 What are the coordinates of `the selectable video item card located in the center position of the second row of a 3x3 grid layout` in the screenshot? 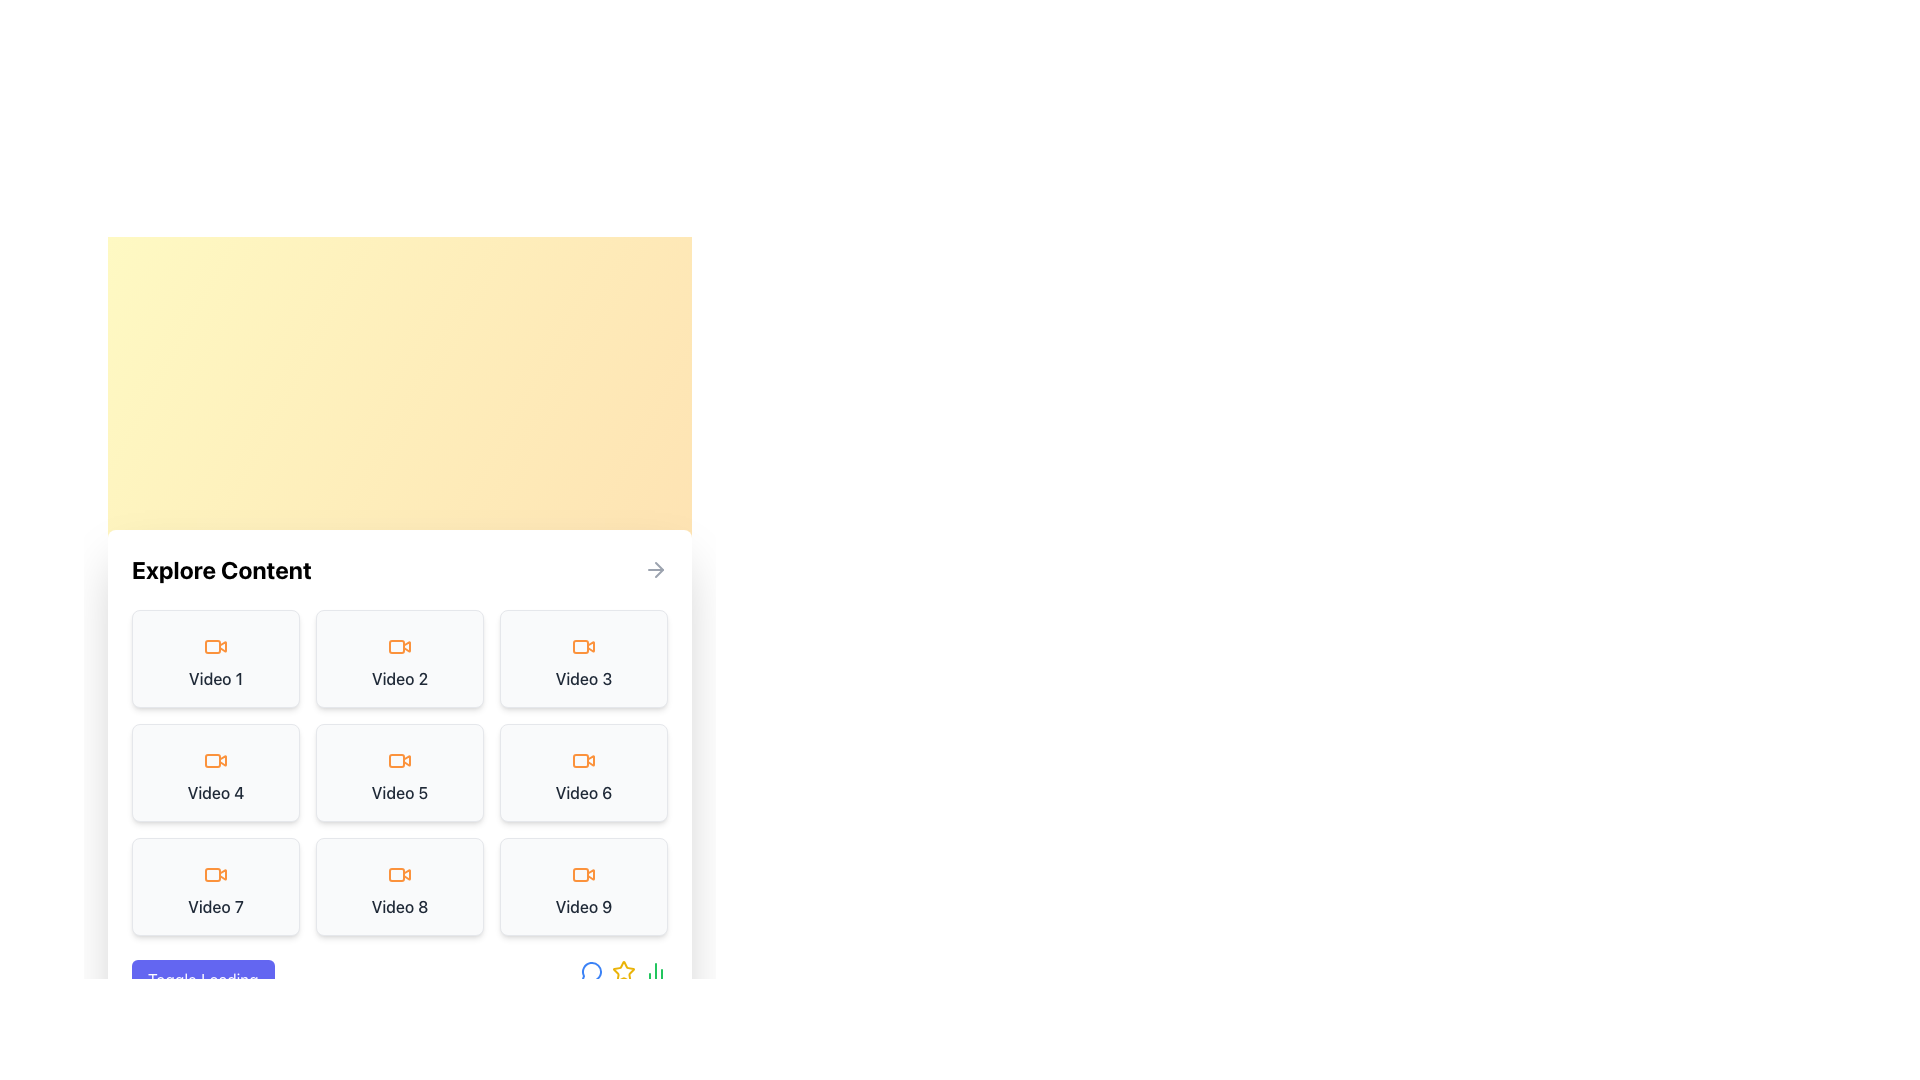 It's located at (399, 771).